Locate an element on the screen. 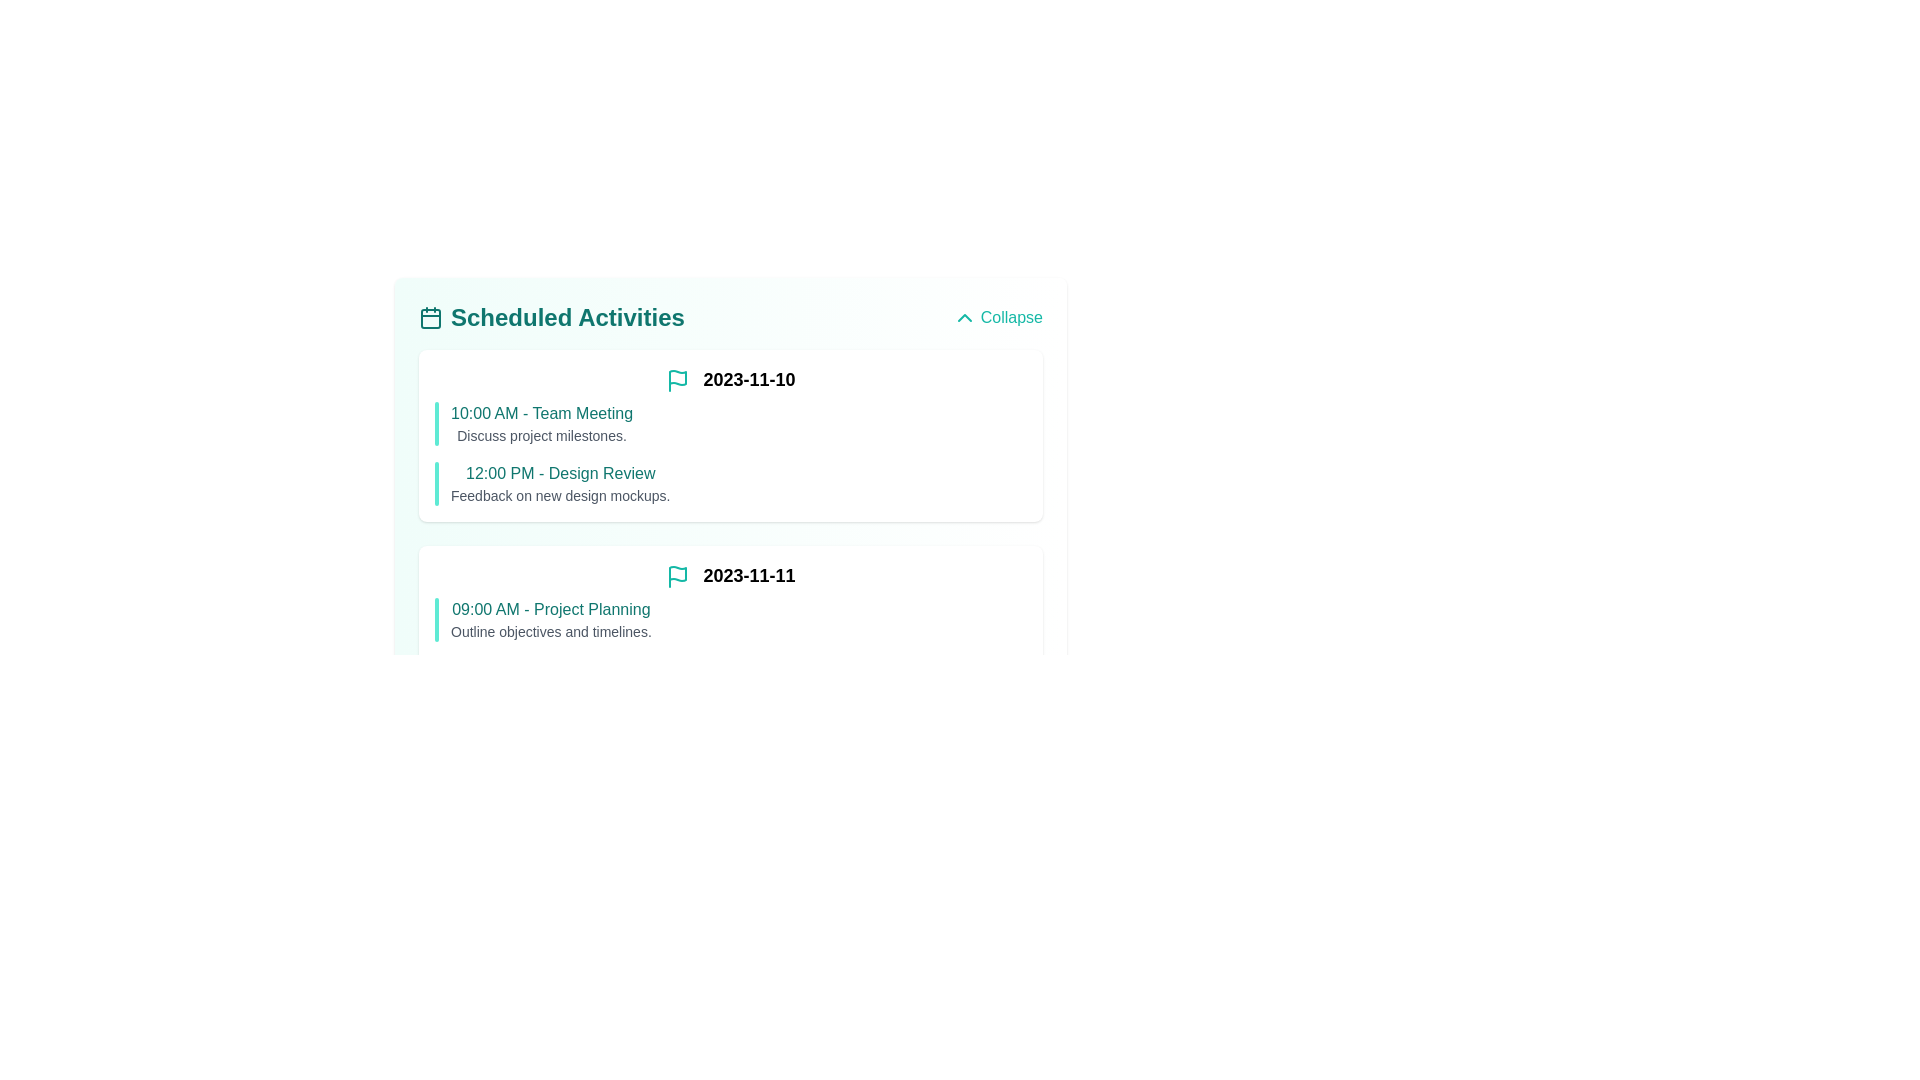 The width and height of the screenshot is (1920, 1080). date information from the text label displaying '2023-11-10', which is styled with a bold and larger font size and positioned to the right of a teal-colored flag icon is located at coordinates (729, 380).